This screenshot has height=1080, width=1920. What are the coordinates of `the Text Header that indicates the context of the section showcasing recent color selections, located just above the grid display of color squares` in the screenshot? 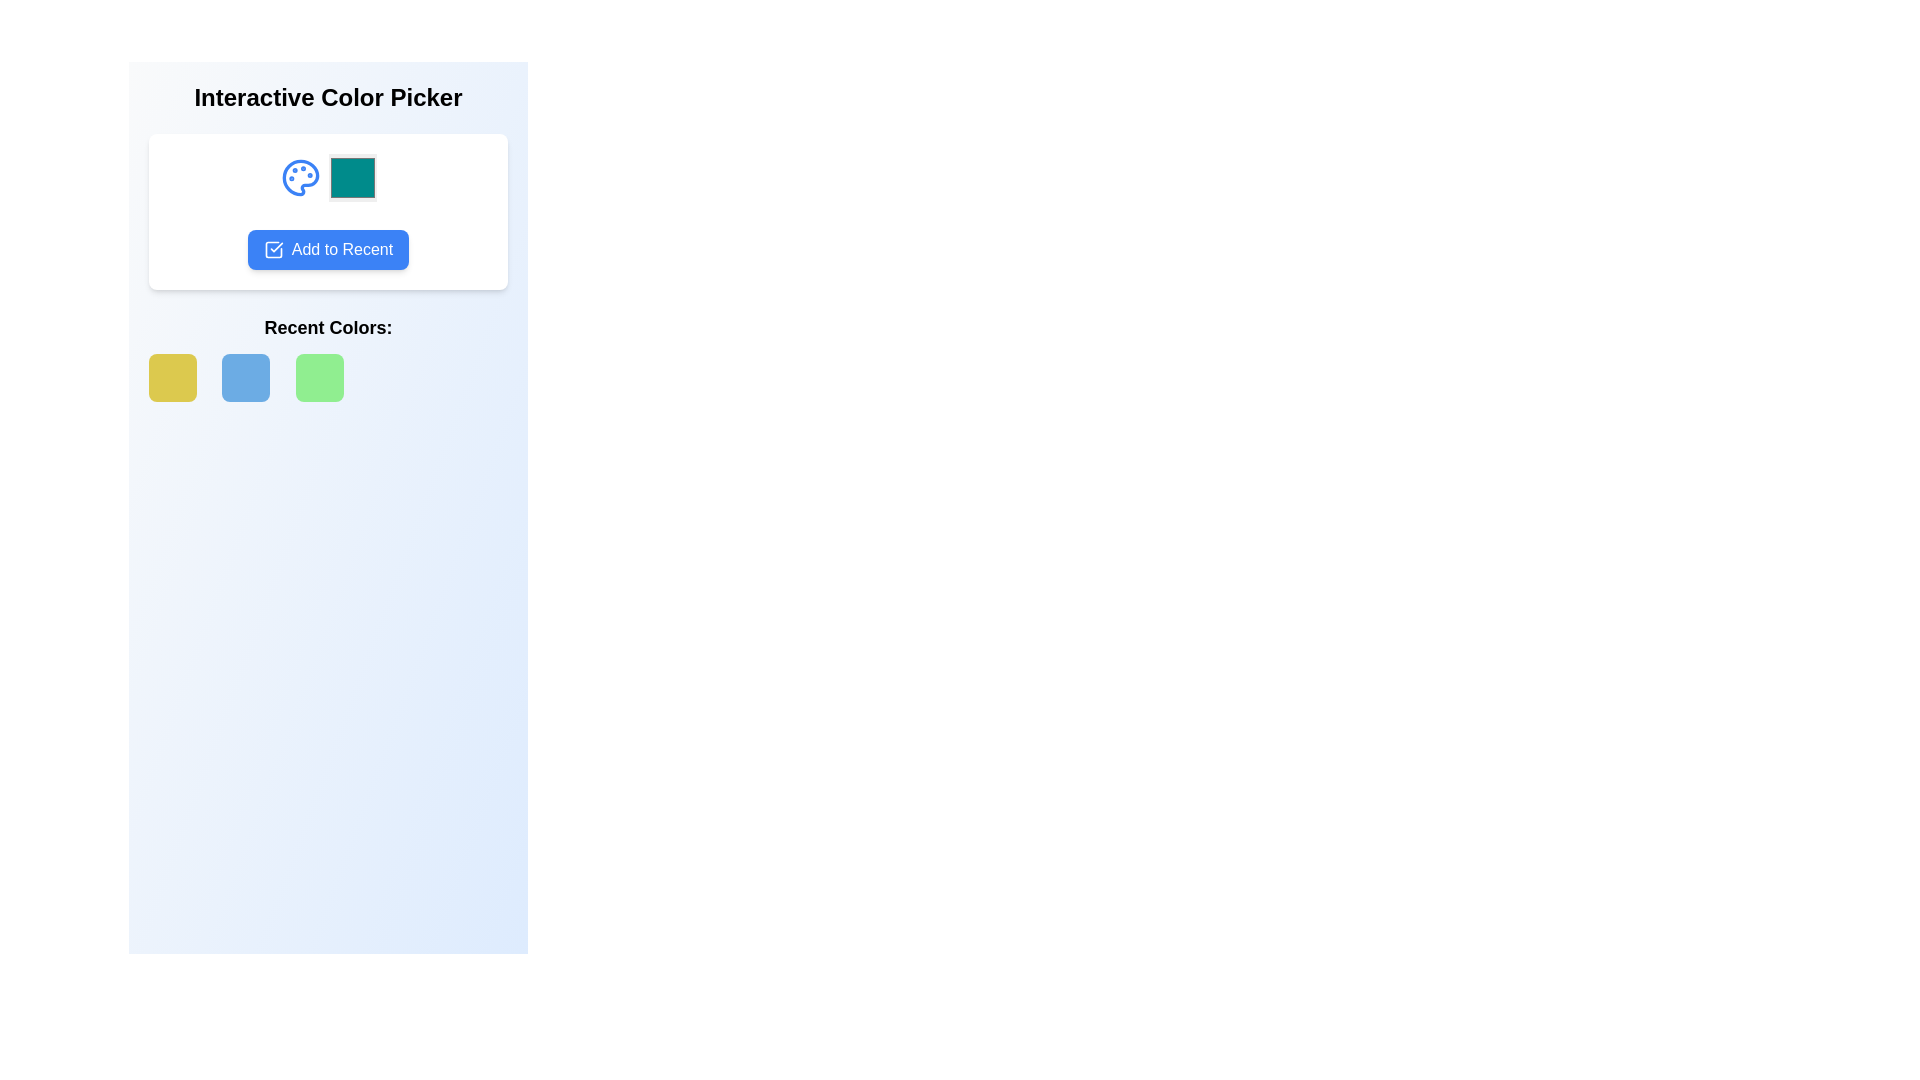 It's located at (328, 326).